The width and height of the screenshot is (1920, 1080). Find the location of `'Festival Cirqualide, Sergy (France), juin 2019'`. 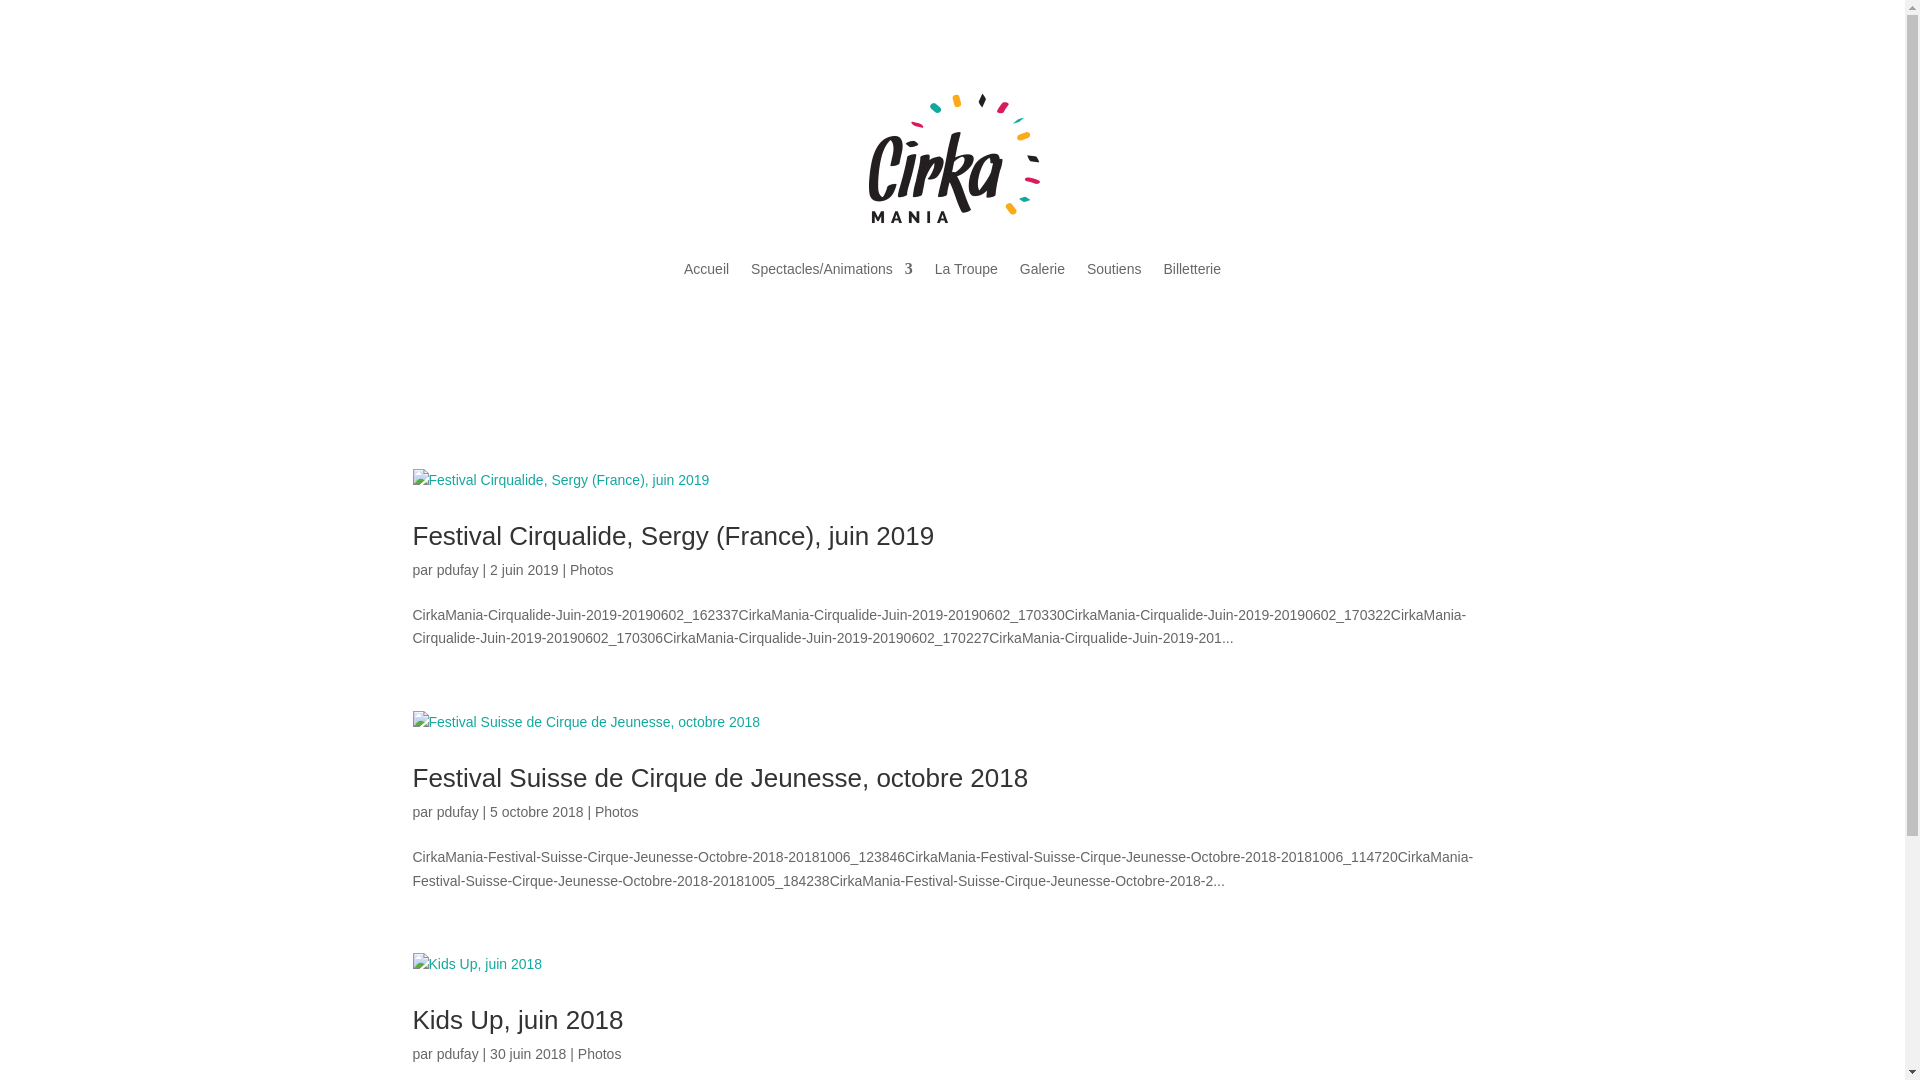

'Festival Cirqualide, Sergy (France), juin 2019' is located at coordinates (672, 535).